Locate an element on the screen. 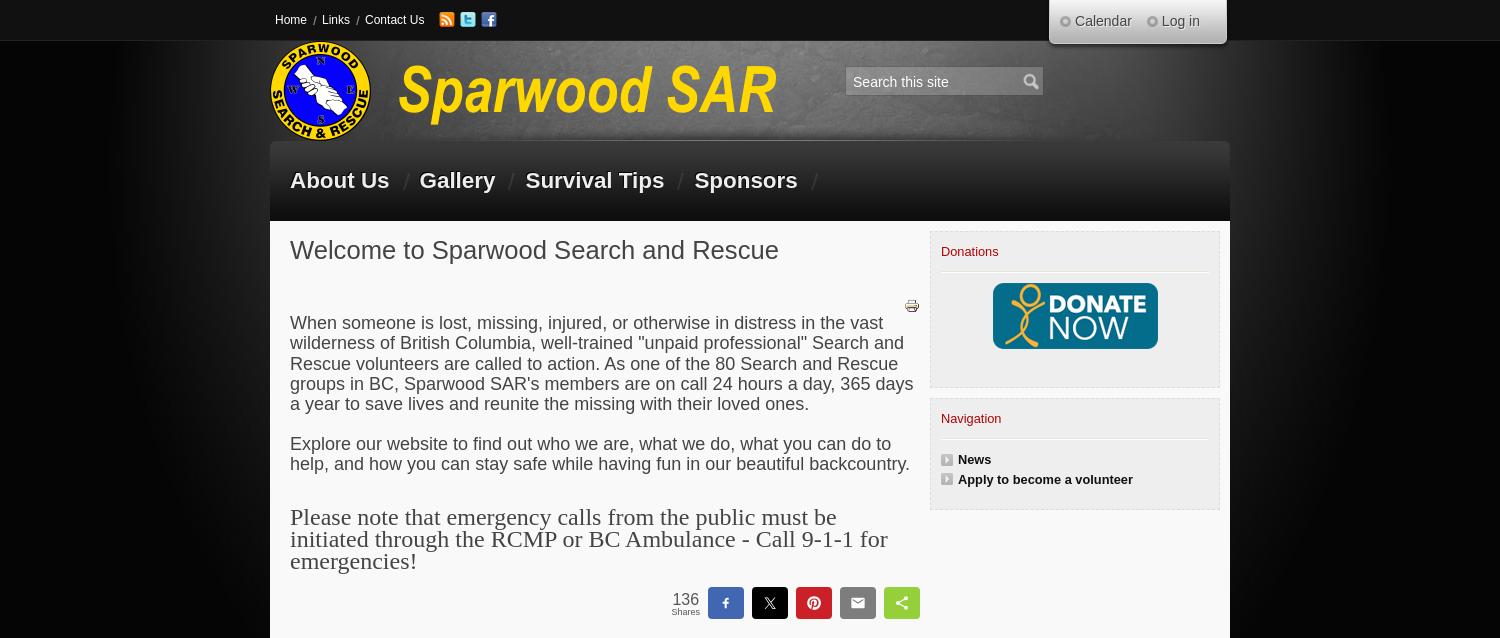 The width and height of the screenshot is (1500, 638). 'Apply to become a volunteer' is located at coordinates (1045, 478).